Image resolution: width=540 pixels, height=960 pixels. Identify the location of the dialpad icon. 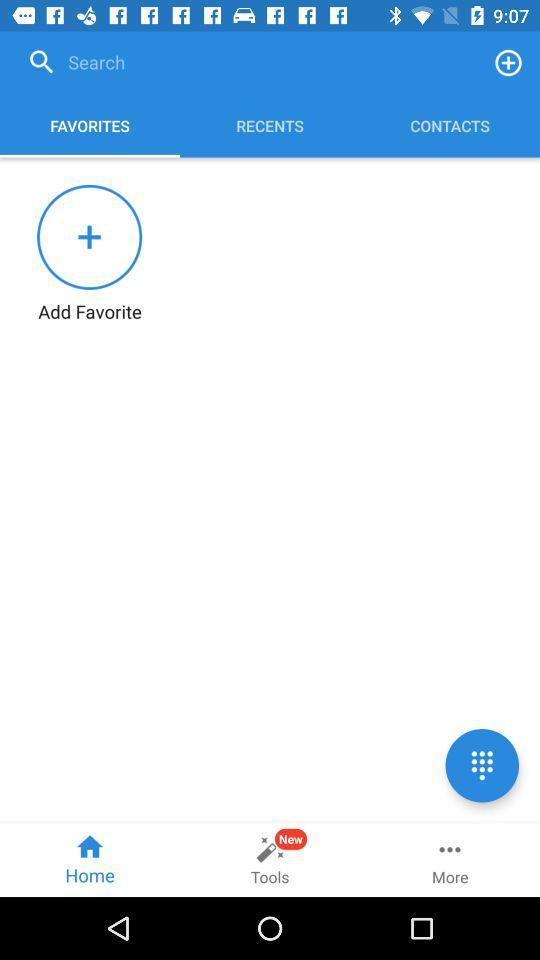
(481, 764).